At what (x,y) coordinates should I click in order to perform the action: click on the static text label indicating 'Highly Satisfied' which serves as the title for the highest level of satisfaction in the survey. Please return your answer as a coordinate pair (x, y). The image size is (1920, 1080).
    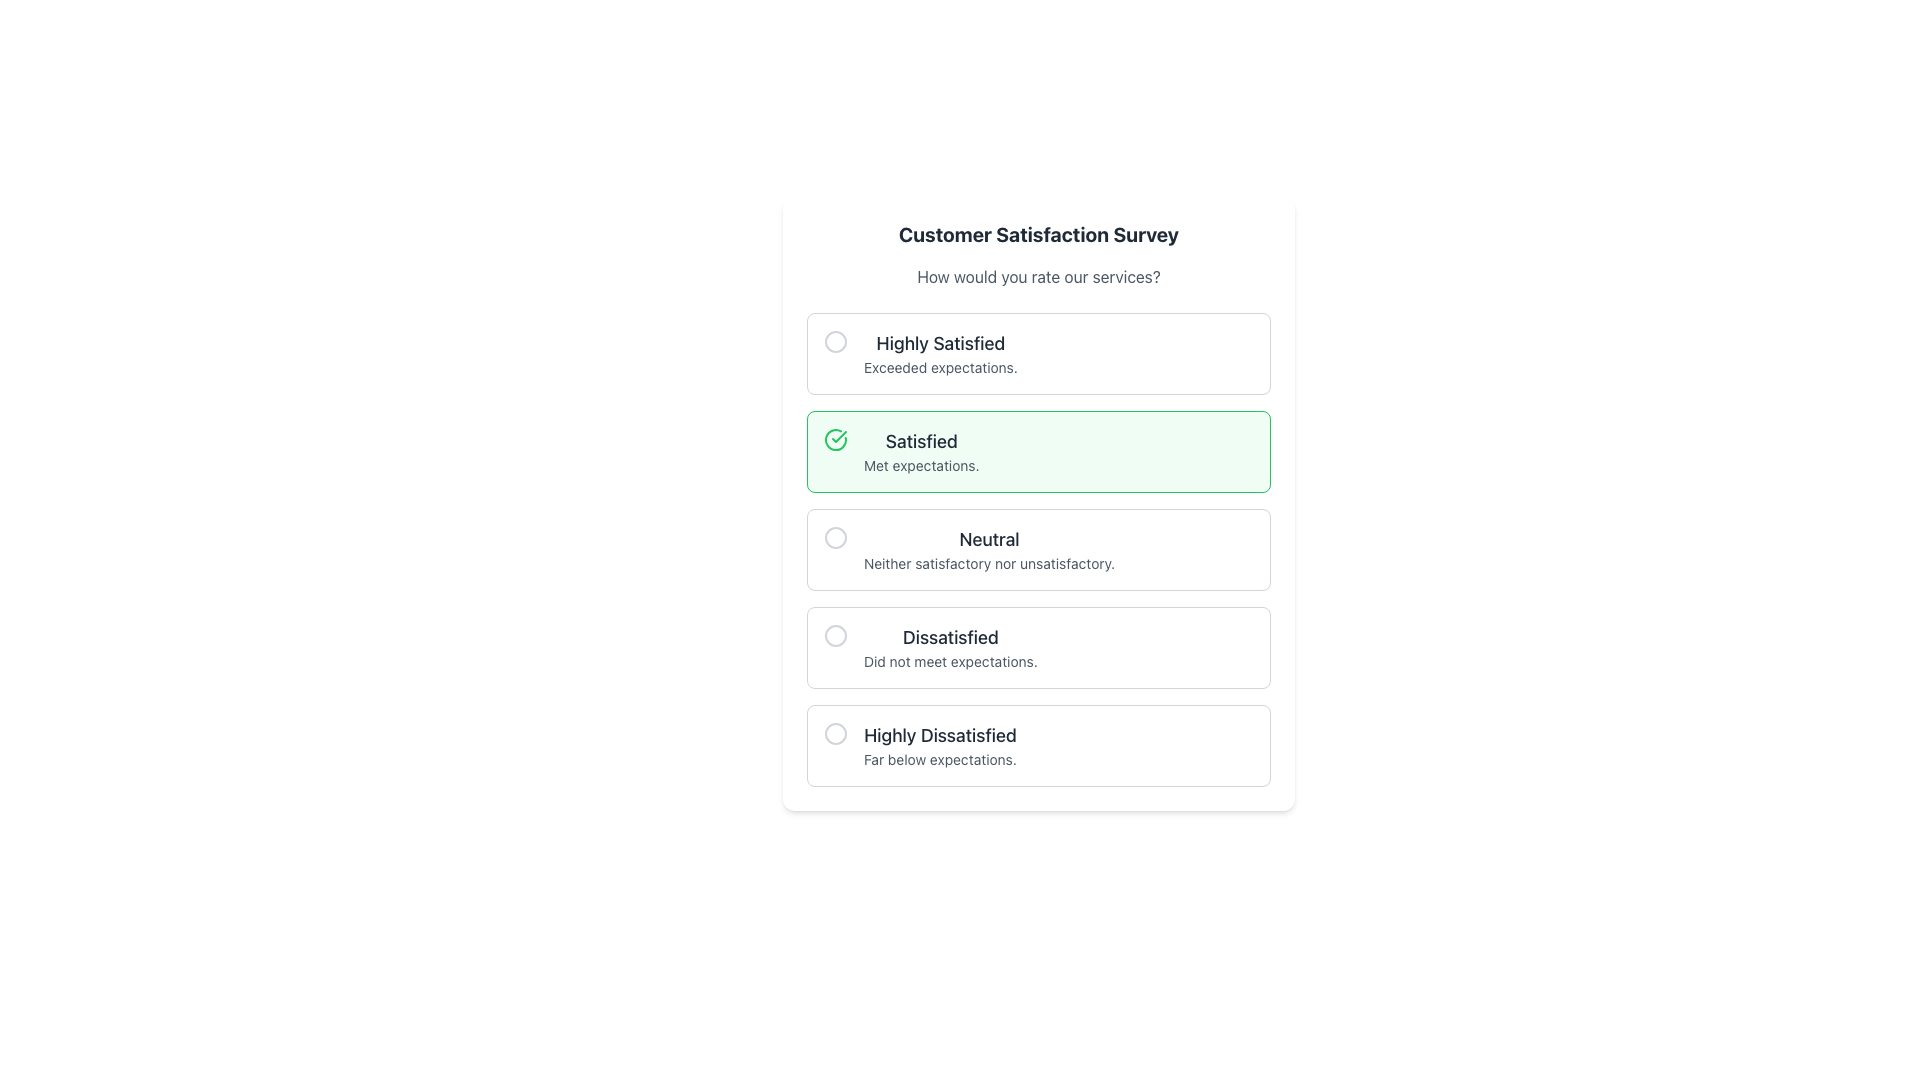
    Looking at the image, I should click on (939, 342).